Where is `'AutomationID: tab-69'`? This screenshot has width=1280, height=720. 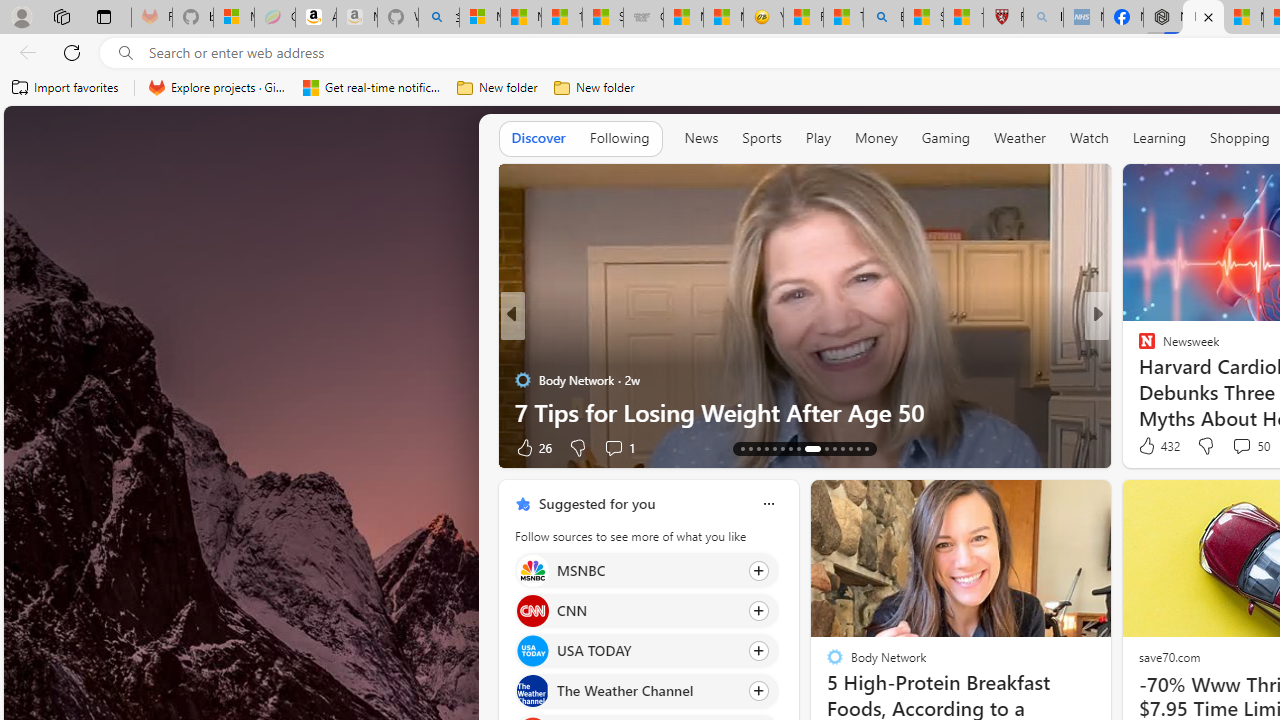
'AutomationID: tab-69' is located at coordinates (765, 447).